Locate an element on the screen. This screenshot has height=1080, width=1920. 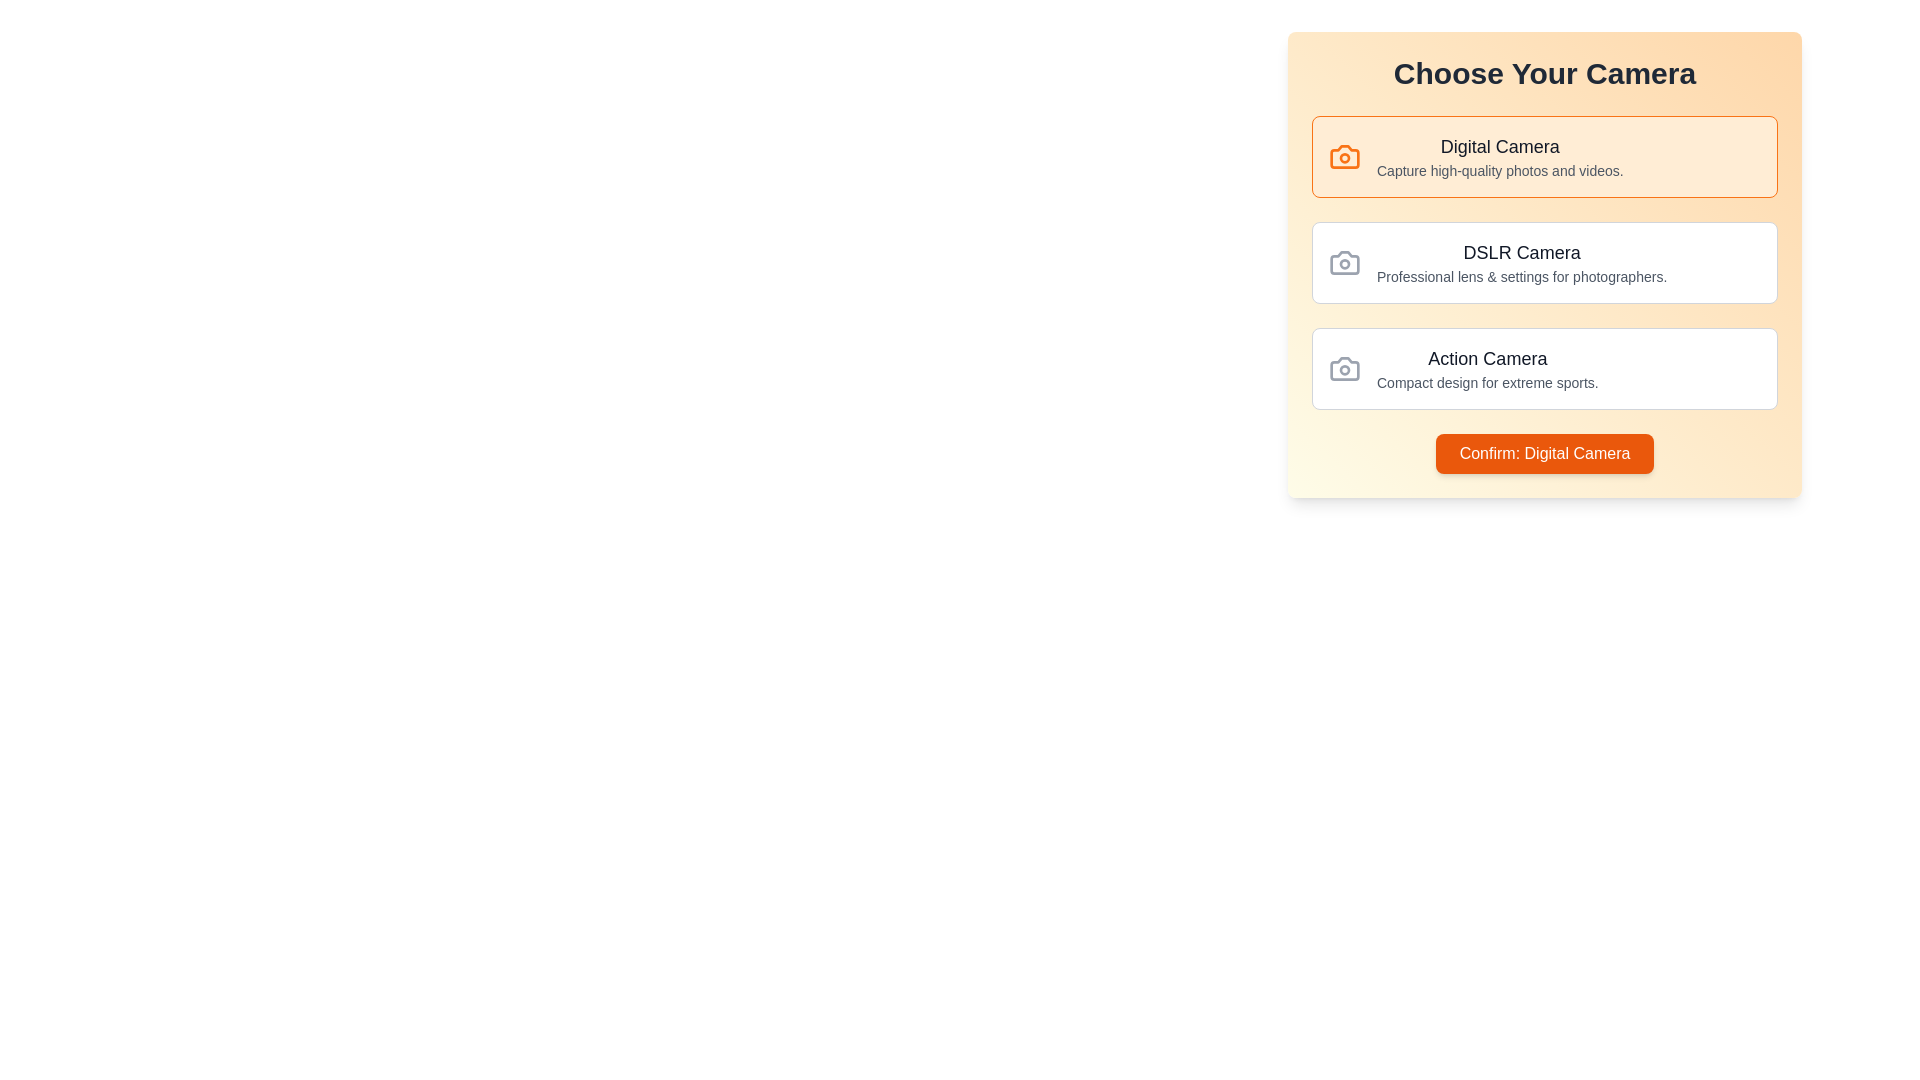
the Text Display element that shows 'DSLR Camera' and its details about 'Professional lens & settings for photographers.' is located at coordinates (1521, 261).